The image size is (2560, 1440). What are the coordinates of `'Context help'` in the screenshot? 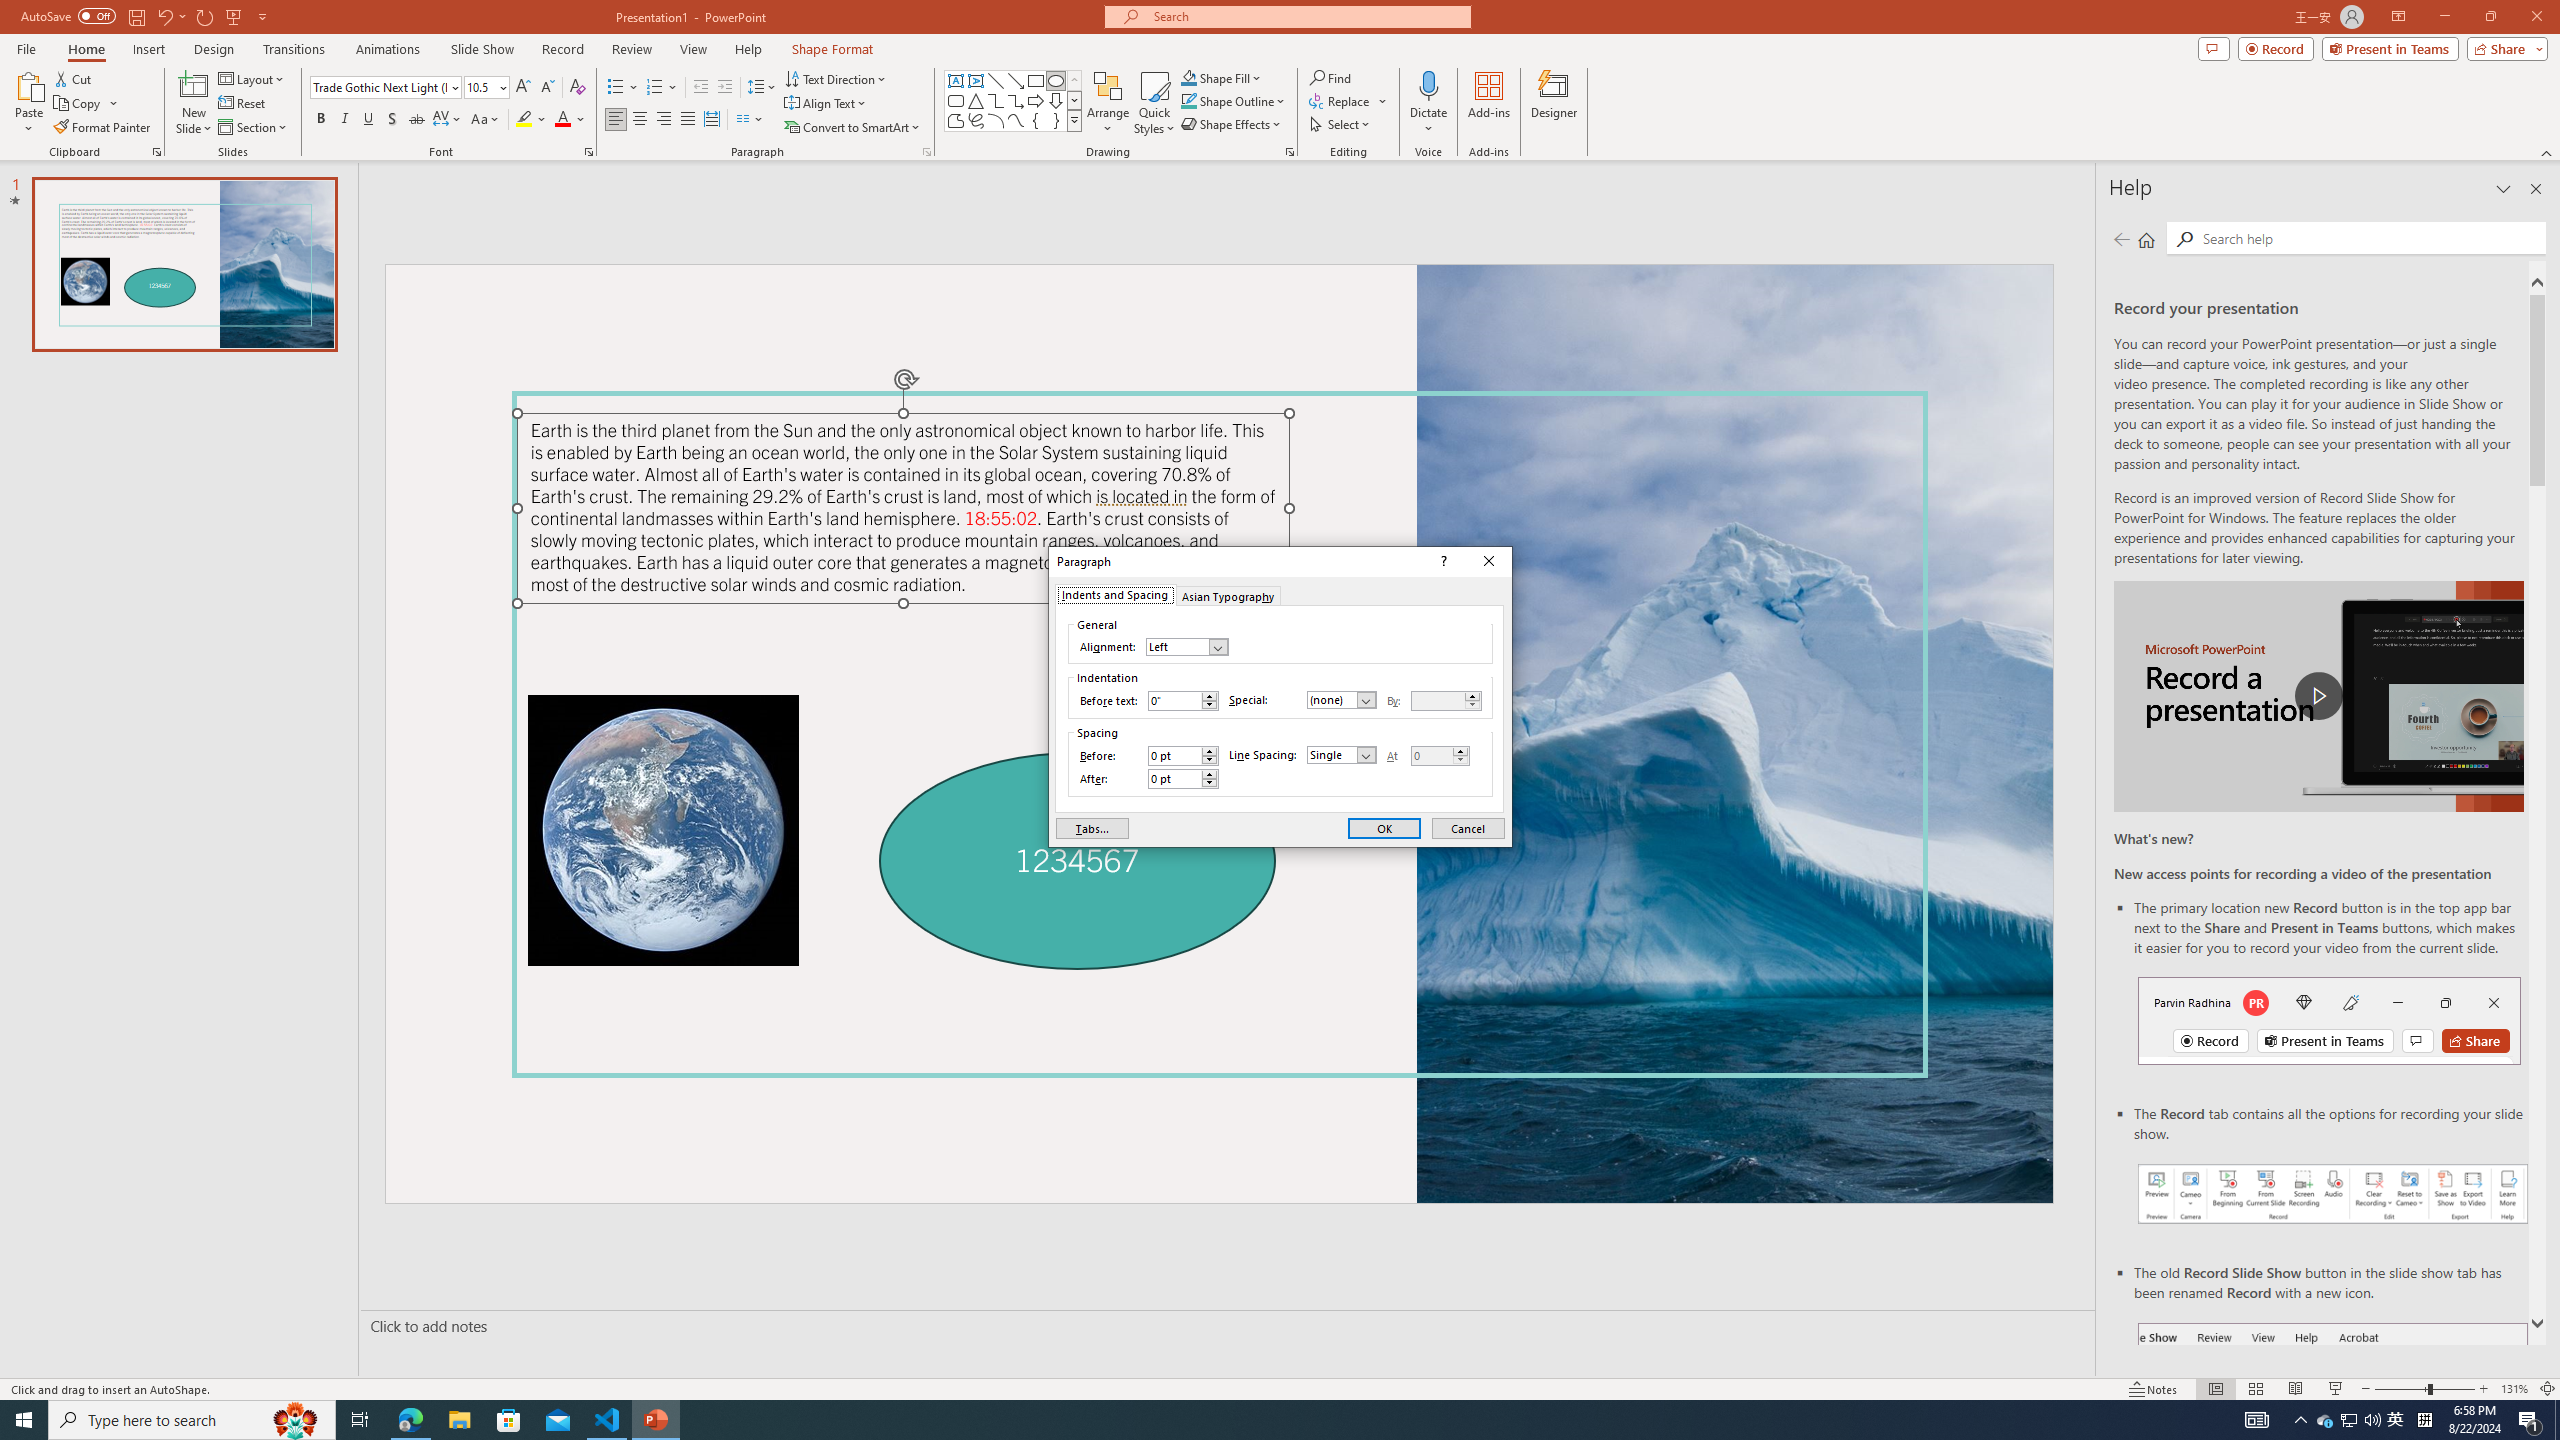 It's located at (1442, 562).